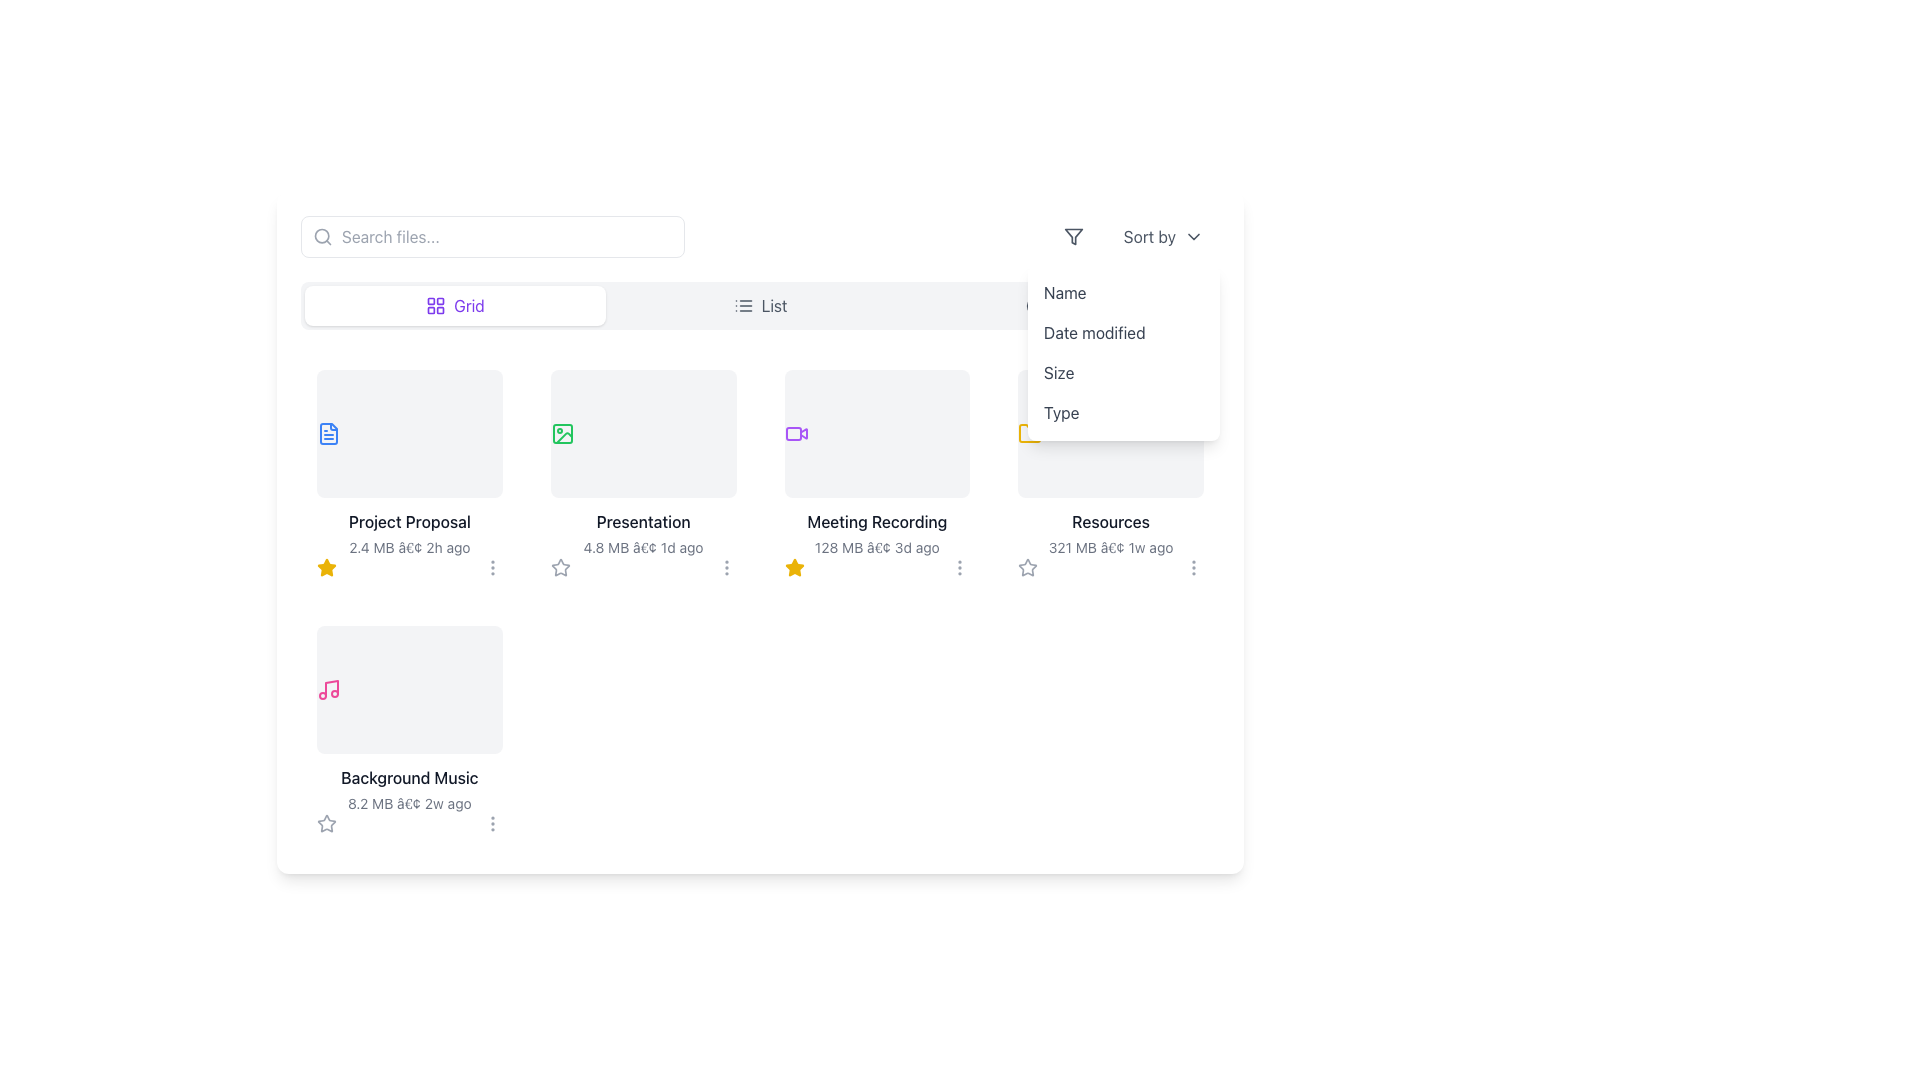  What do you see at coordinates (643, 520) in the screenshot?
I see `text displayed in the static text label located within a grid item, positioned directly below the file type icon and above the file information text` at bounding box center [643, 520].